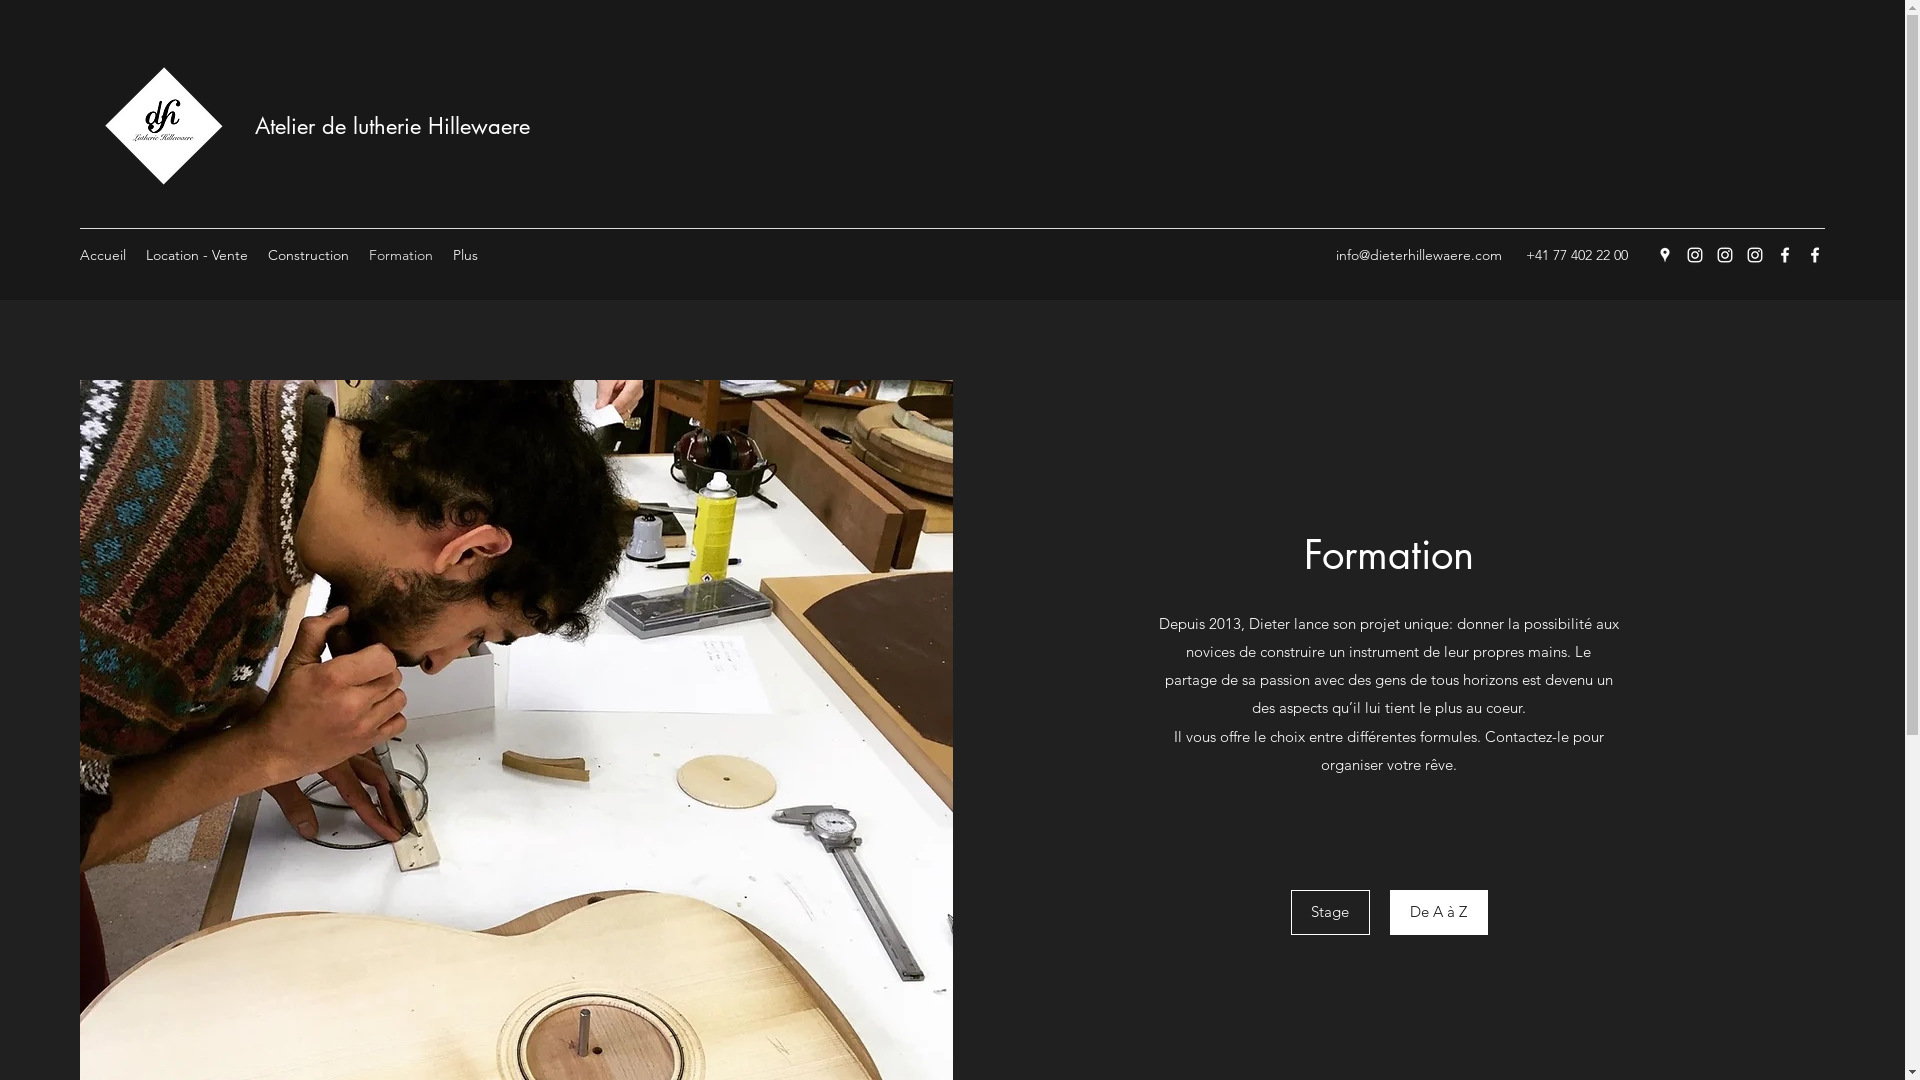 This screenshot has width=1920, height=1080. I want to click on 'info@dieterhillewaere.com', so click(1418, 253).